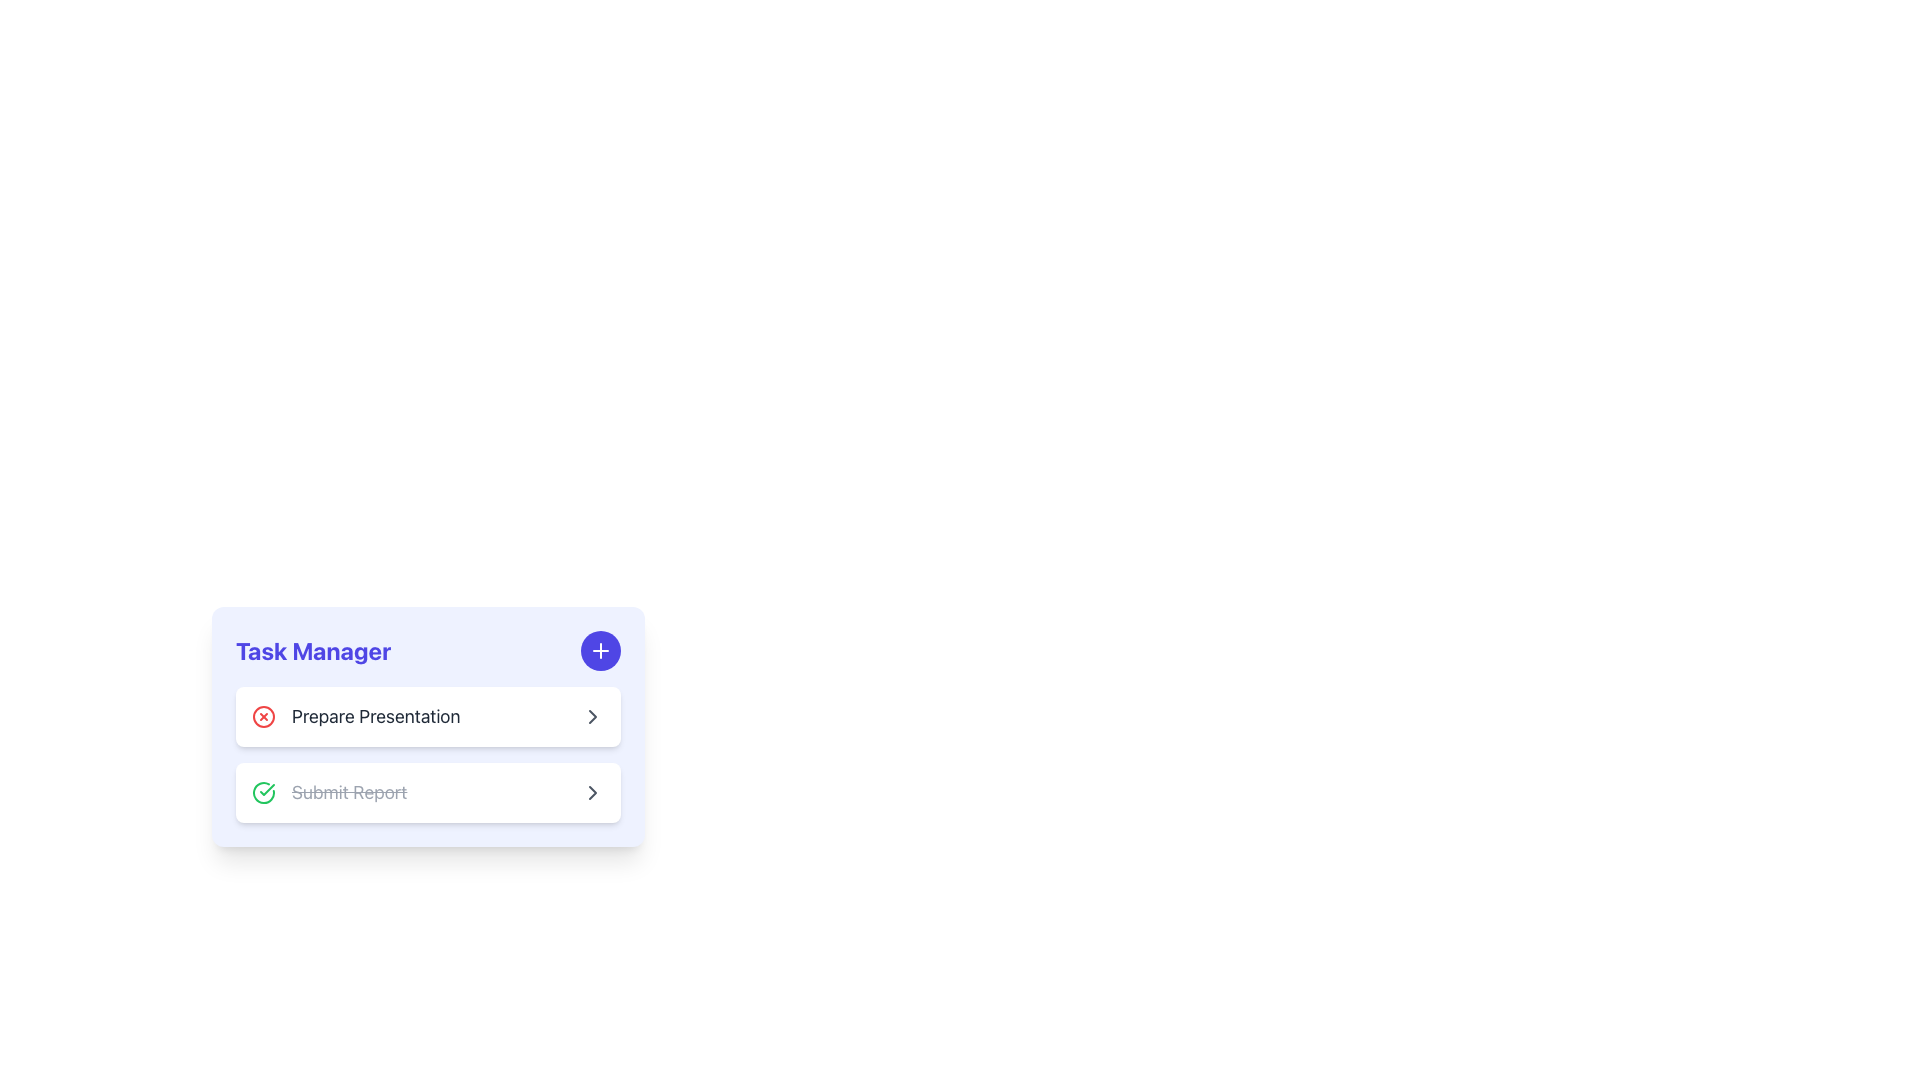 This screenshot has height=1080, width=1920. Describe the element at coordinates (427, 792) in the screenshot. I see `the second task item` at that location.